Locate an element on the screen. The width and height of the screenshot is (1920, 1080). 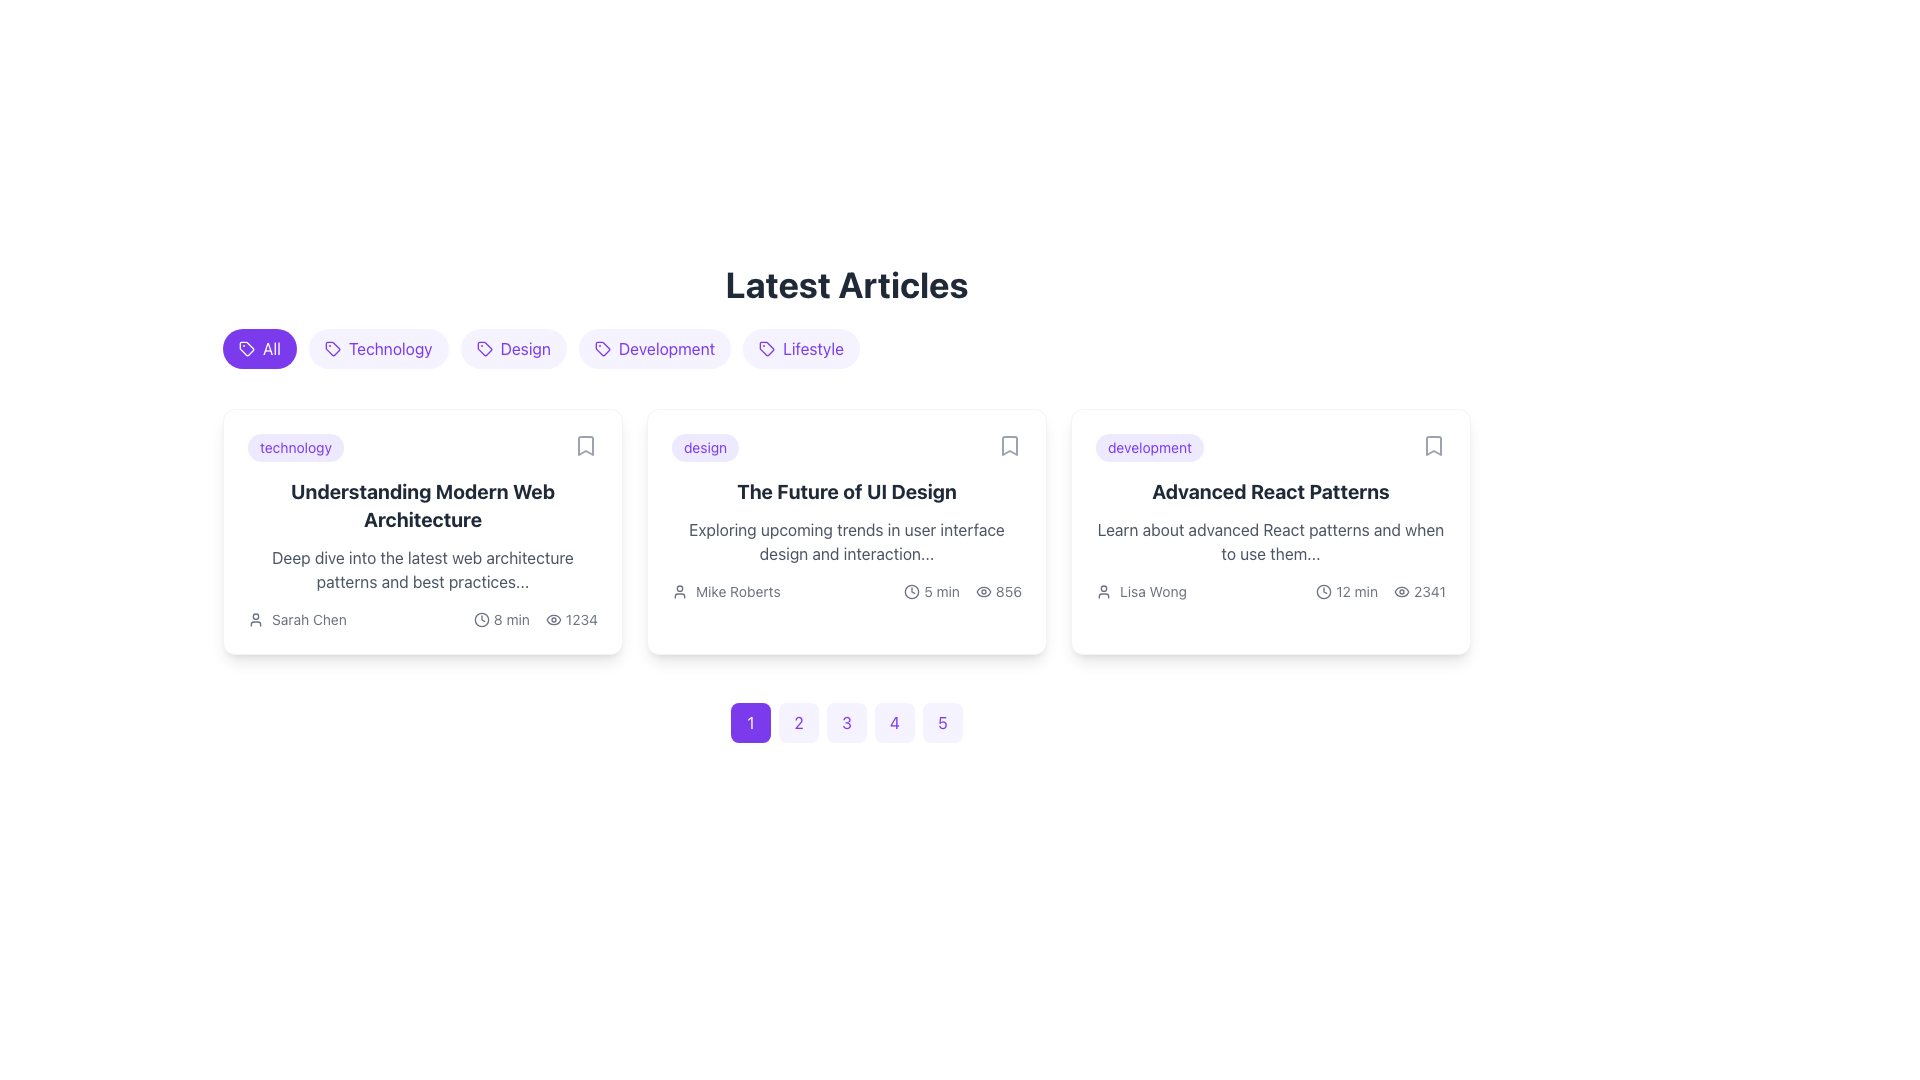
the tag-like icon located to the left of the 'Development' text, which has a rounded rectangular outline with a circular cutout is located at coordinates (601, 347).